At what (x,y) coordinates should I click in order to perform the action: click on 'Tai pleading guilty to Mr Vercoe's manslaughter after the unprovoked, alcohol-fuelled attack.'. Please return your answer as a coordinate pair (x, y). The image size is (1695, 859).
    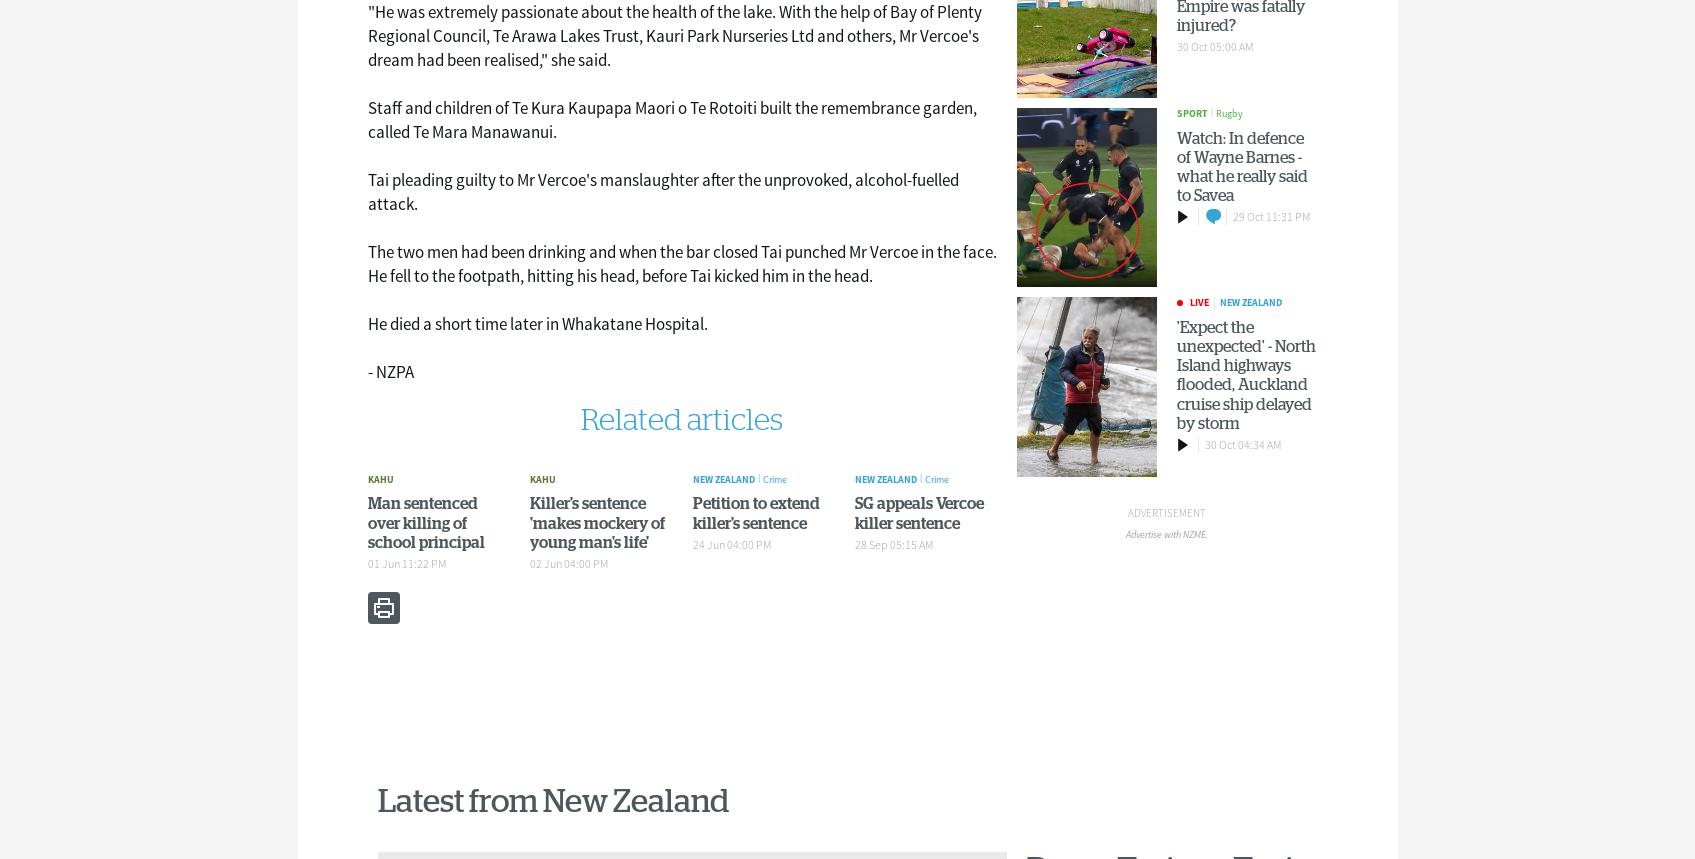
    Looking at the image, I should click on (662, 191).